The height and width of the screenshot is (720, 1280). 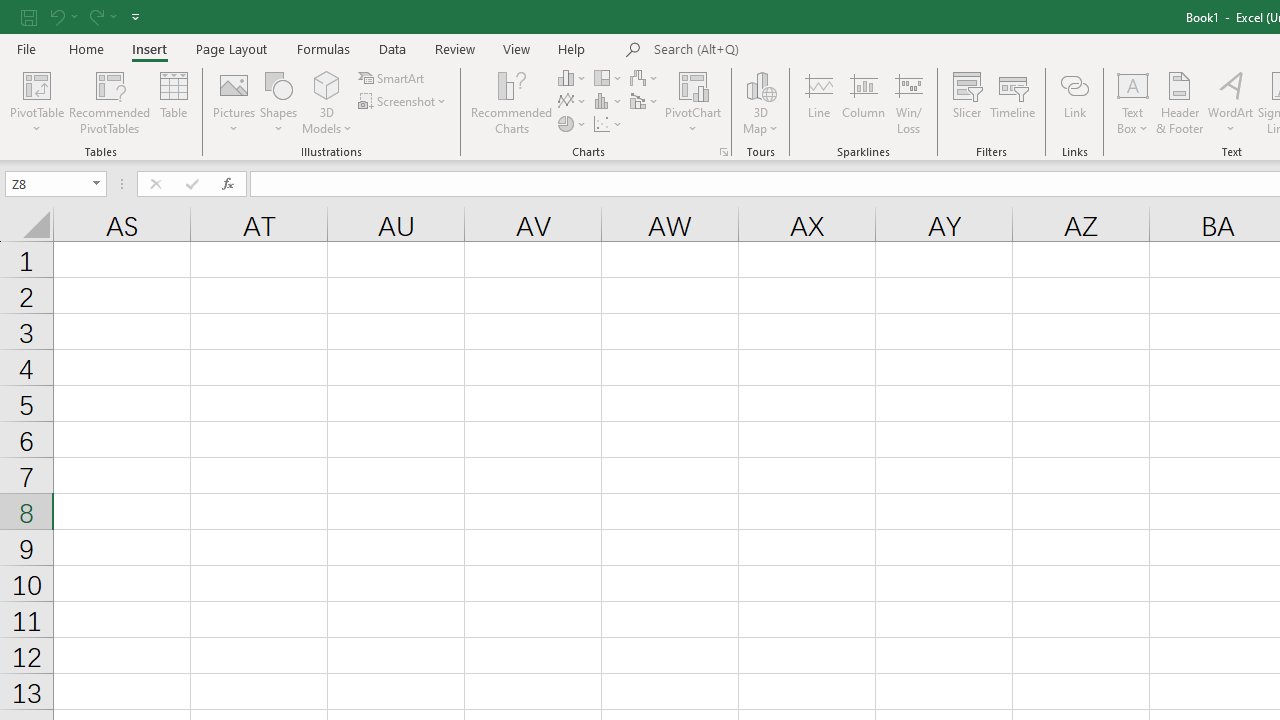 What do you see at coordinates (278, 103) in the screenshot?
I see `'Shapes'` at bounding box center [278, 103].